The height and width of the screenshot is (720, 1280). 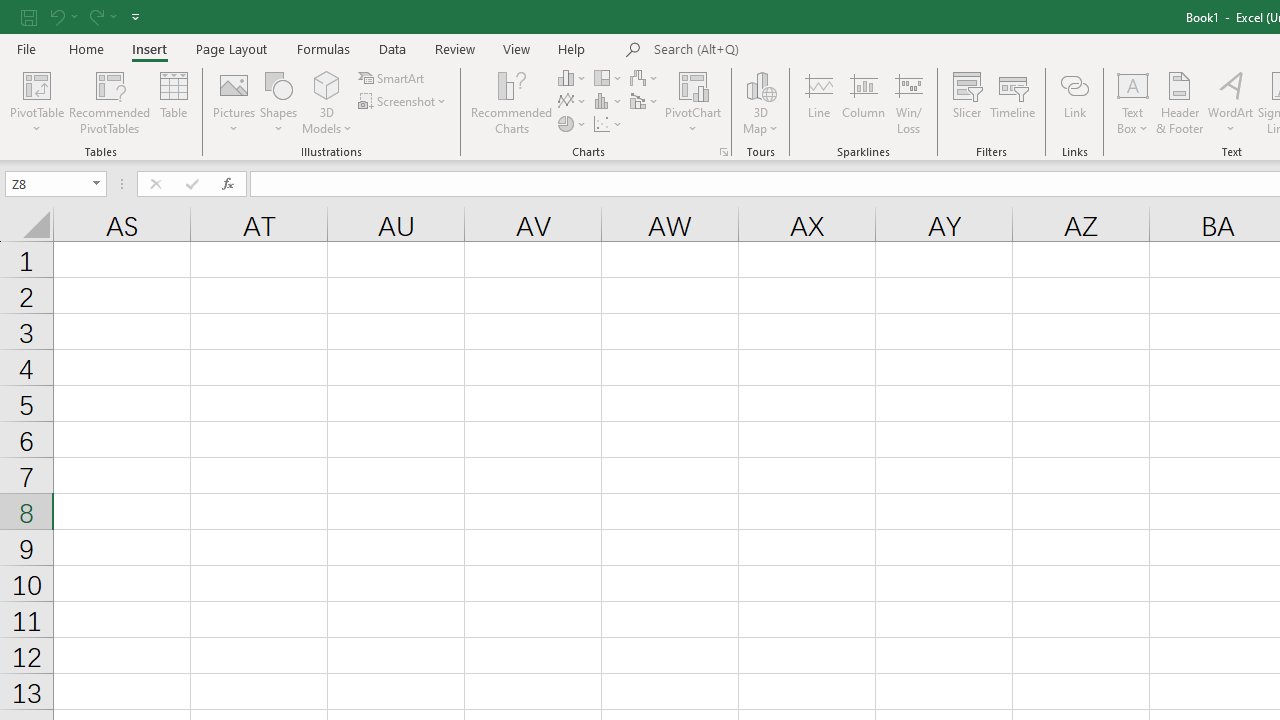 What do you see at coordinates (278, 103) in the screenshot?
I see `'Shapes'` at bounding box center [278, 103].